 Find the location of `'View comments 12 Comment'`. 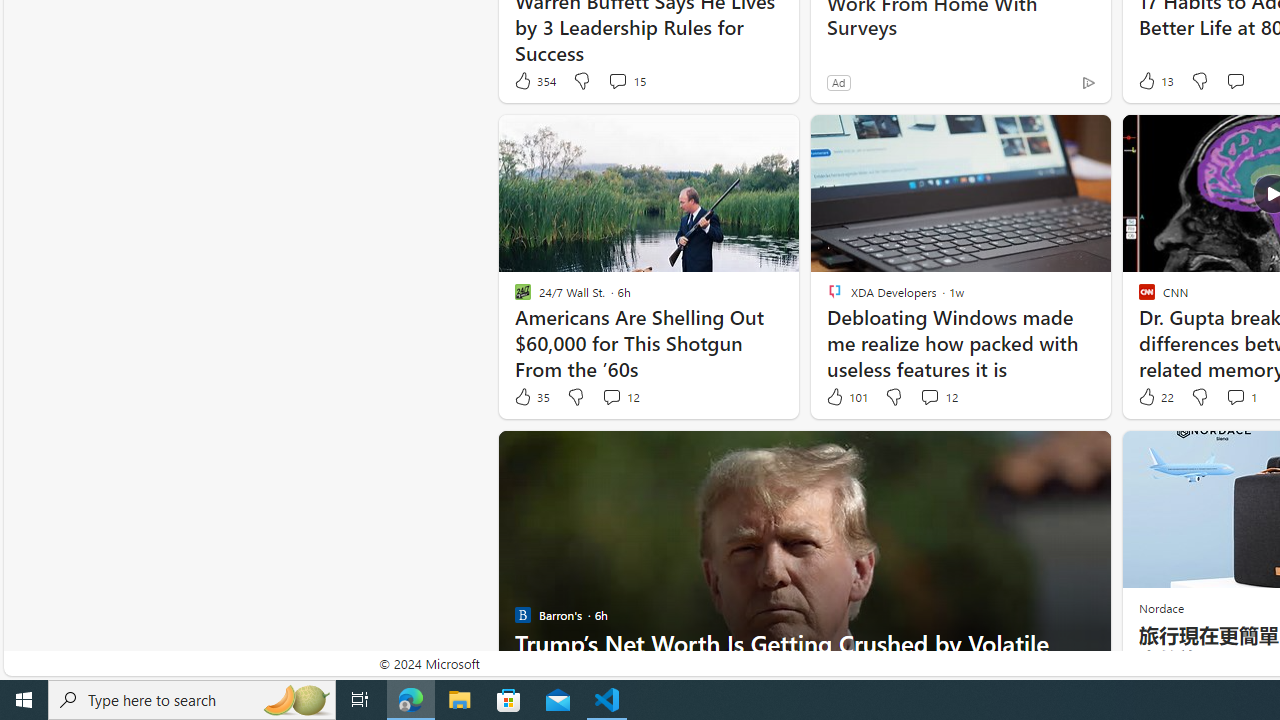

'View comments 12 Comment' is located at coordinates (928, 397).